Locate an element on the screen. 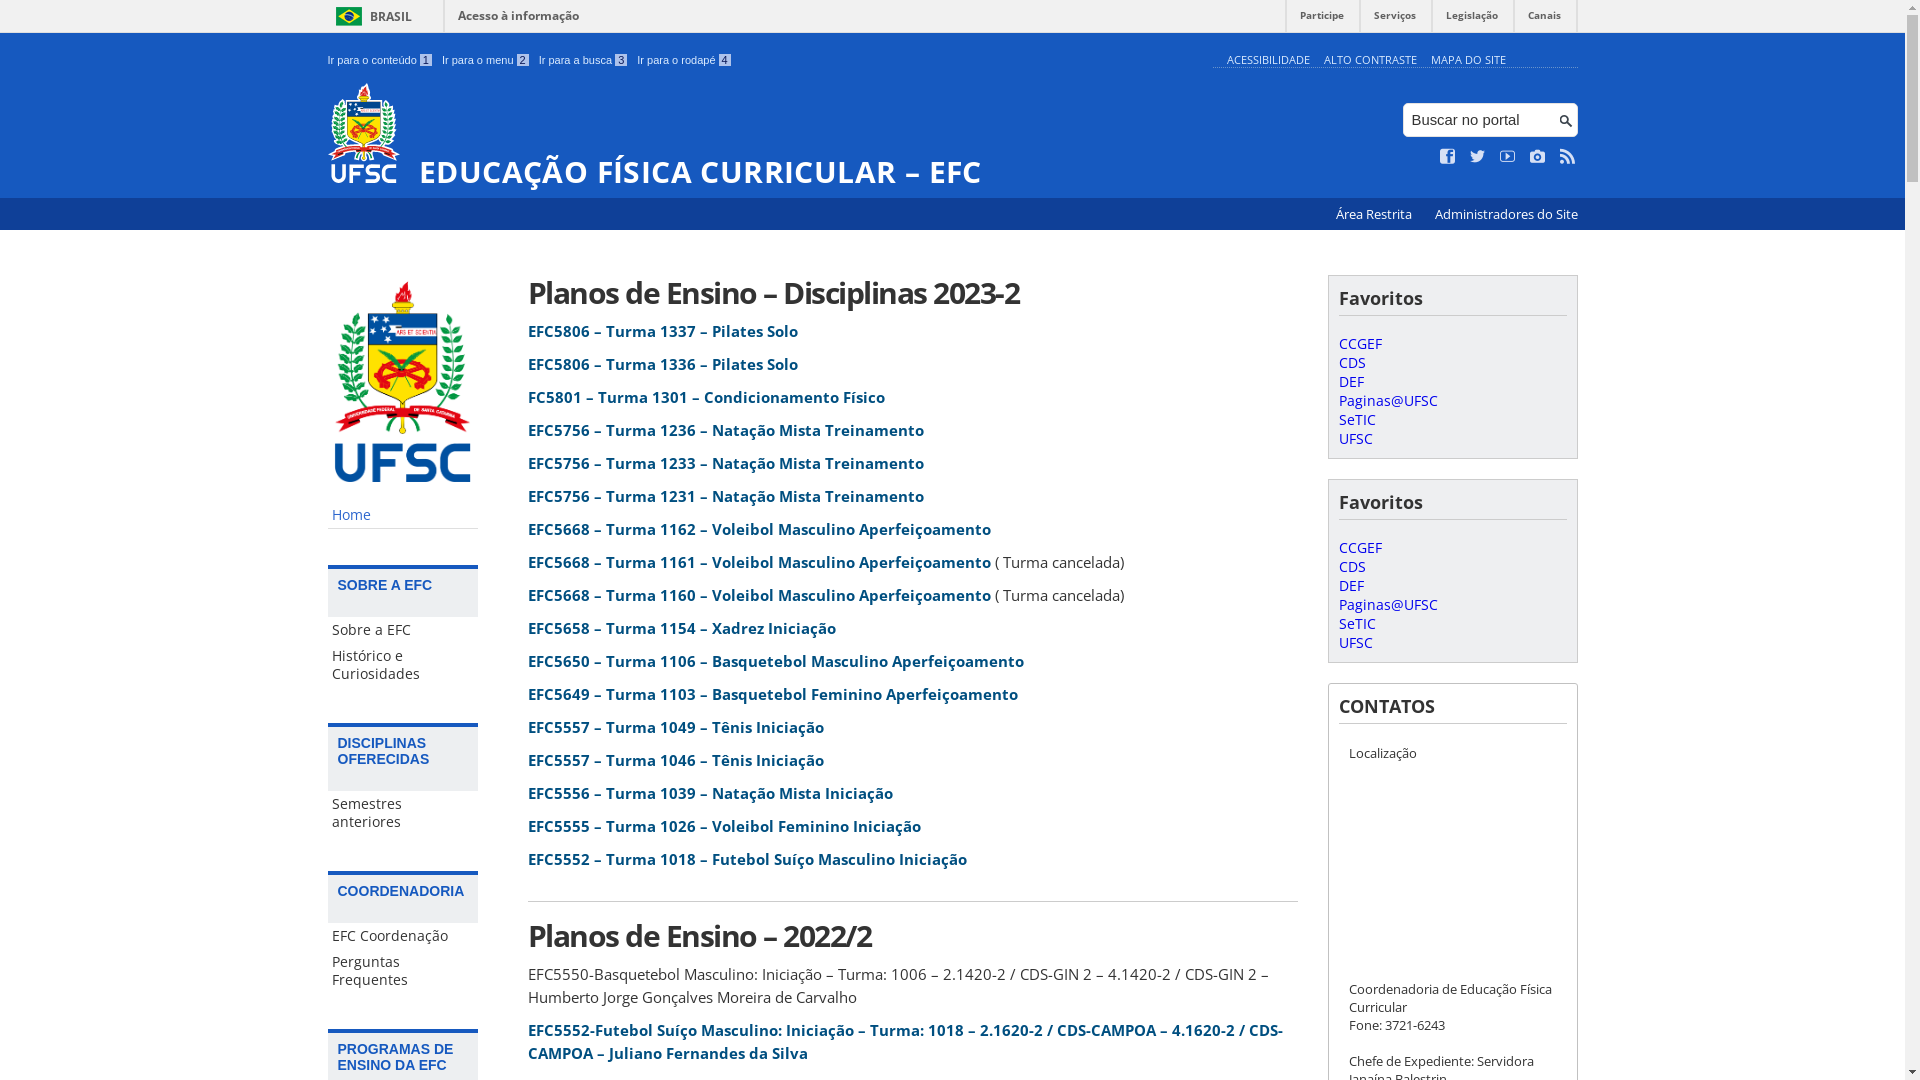 Image resolution: width=1920 pixels, height=1080 pixels. 'UFSC' is located at coordinates (1354, 437).